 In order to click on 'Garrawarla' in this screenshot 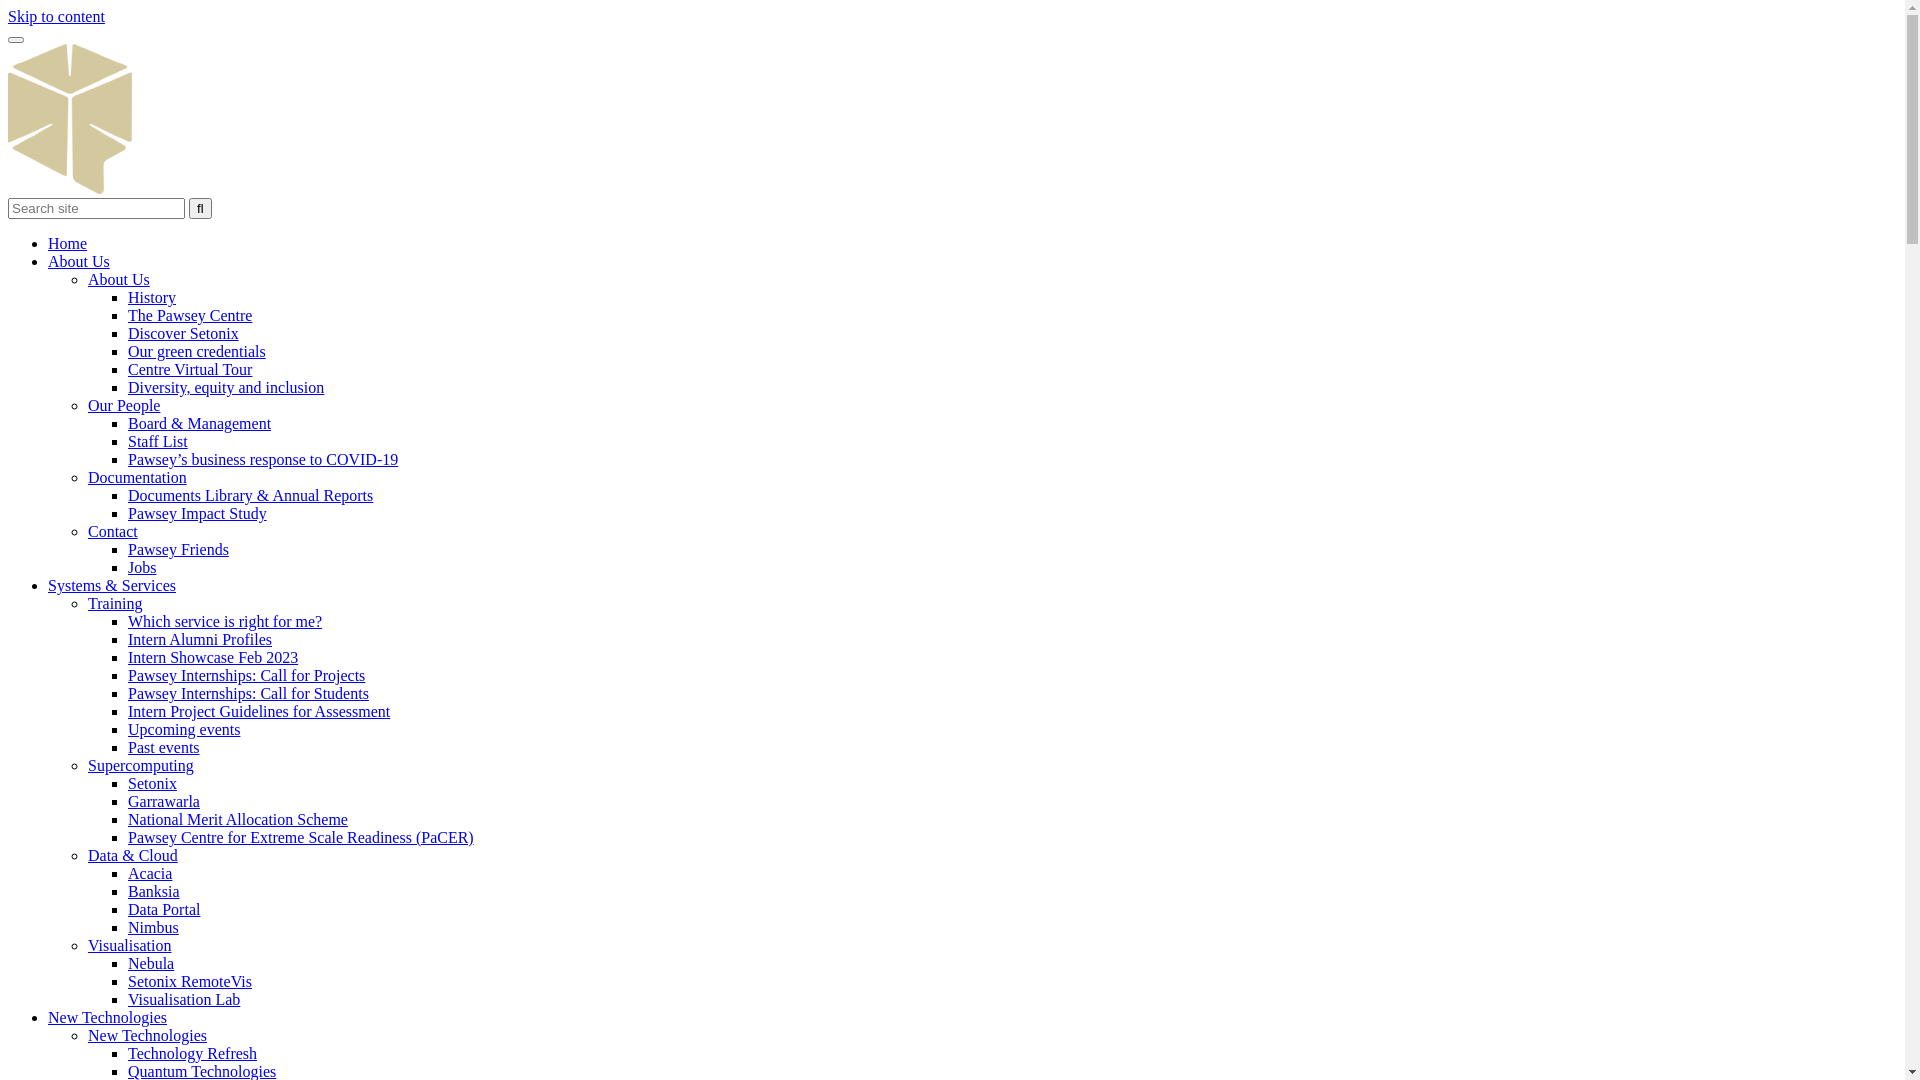, I will do `click(163, 800)`.